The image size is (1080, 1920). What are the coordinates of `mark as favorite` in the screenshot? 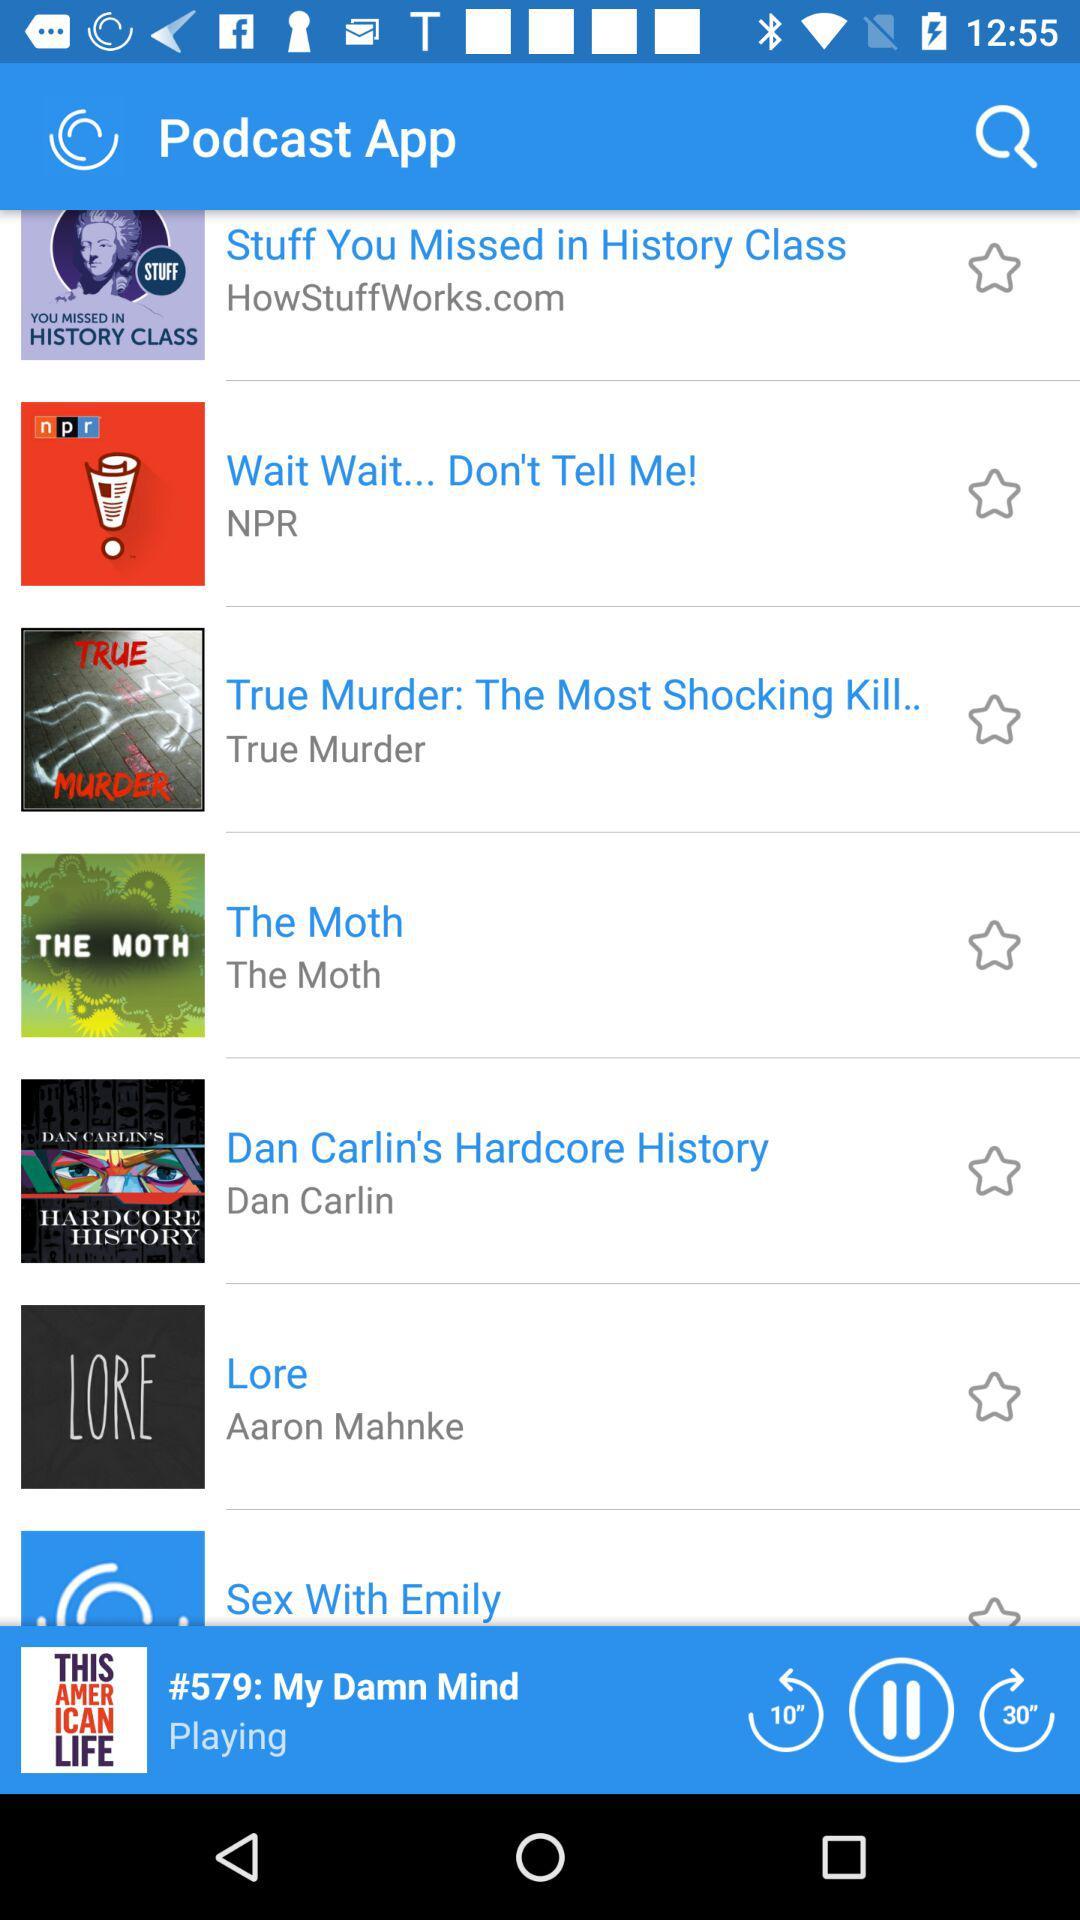 It's located at (994, 1593).